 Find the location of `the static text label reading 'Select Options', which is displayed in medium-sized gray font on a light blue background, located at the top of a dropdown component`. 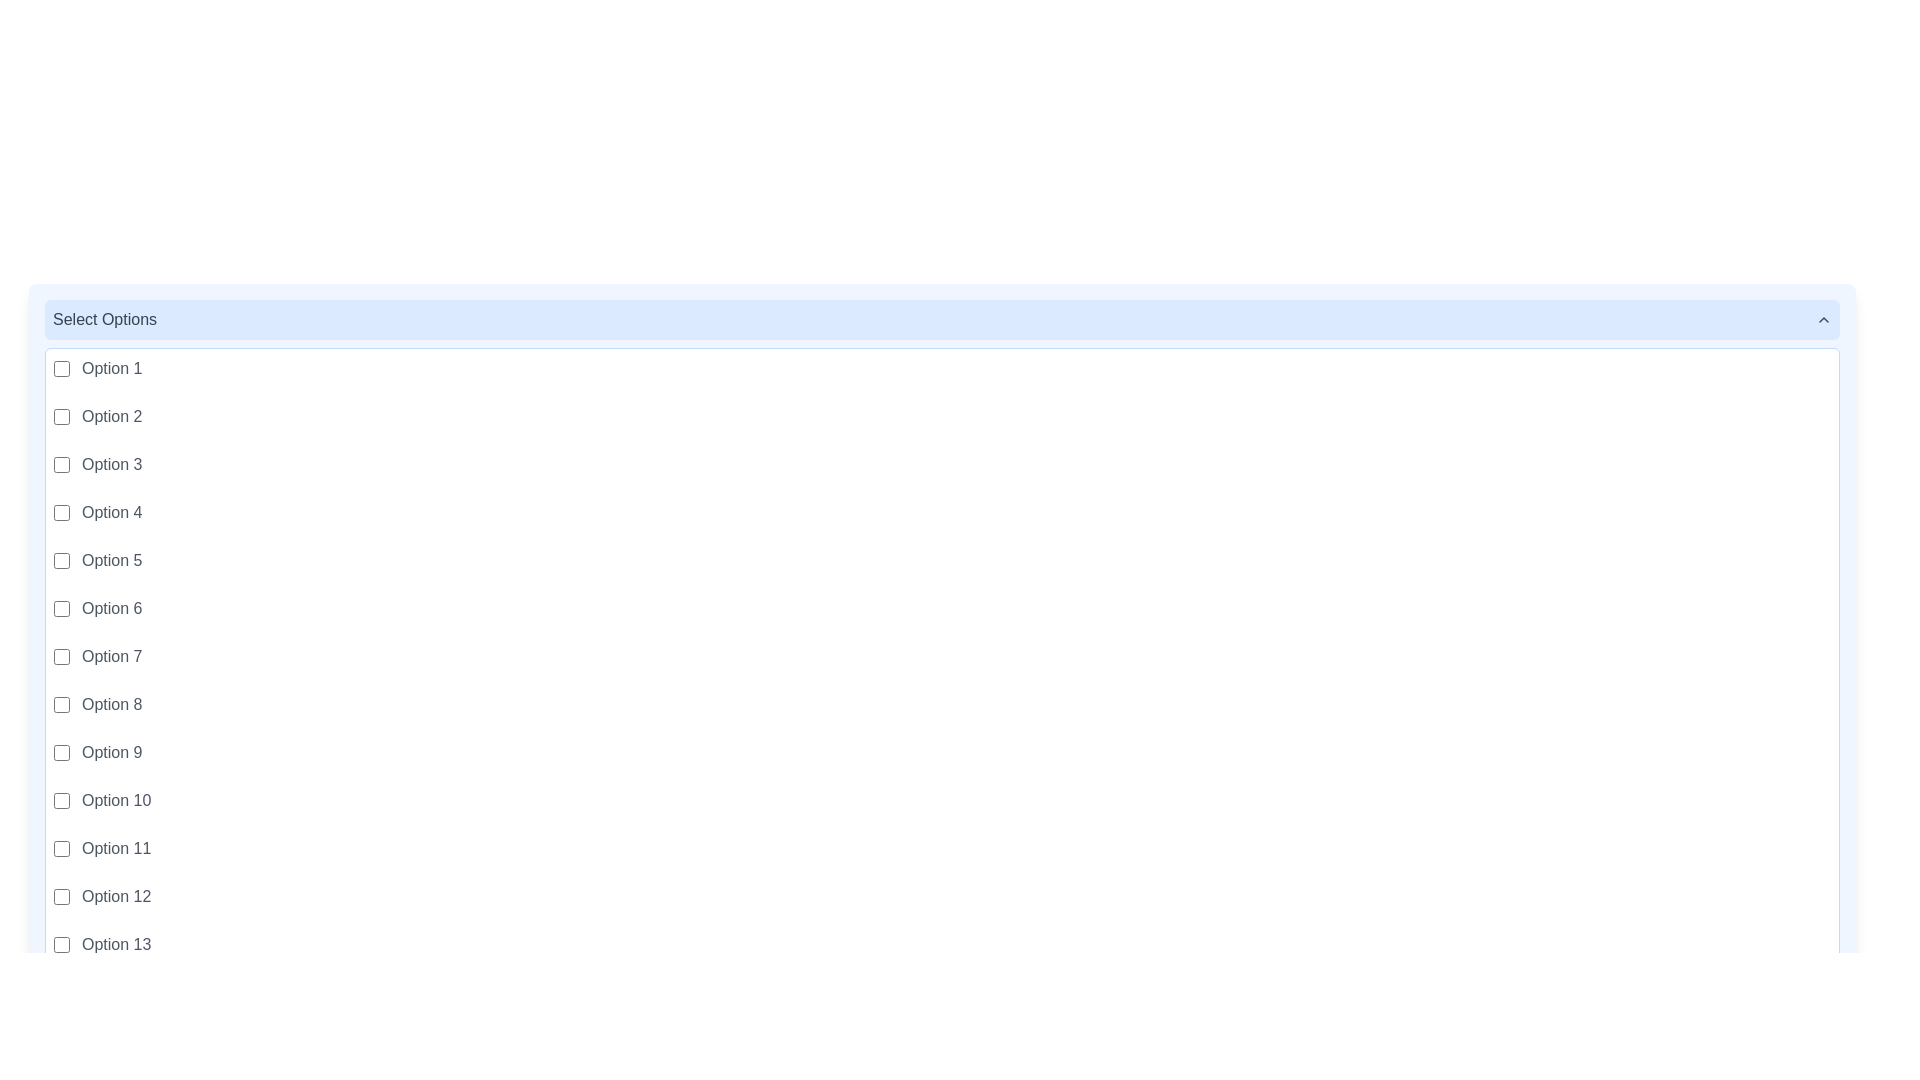

the static text label reading 'Select Options', which is displayed in medium-sized gray font on a light blue background, located at the top of a dropdown component is located at coordinates (104, 319).